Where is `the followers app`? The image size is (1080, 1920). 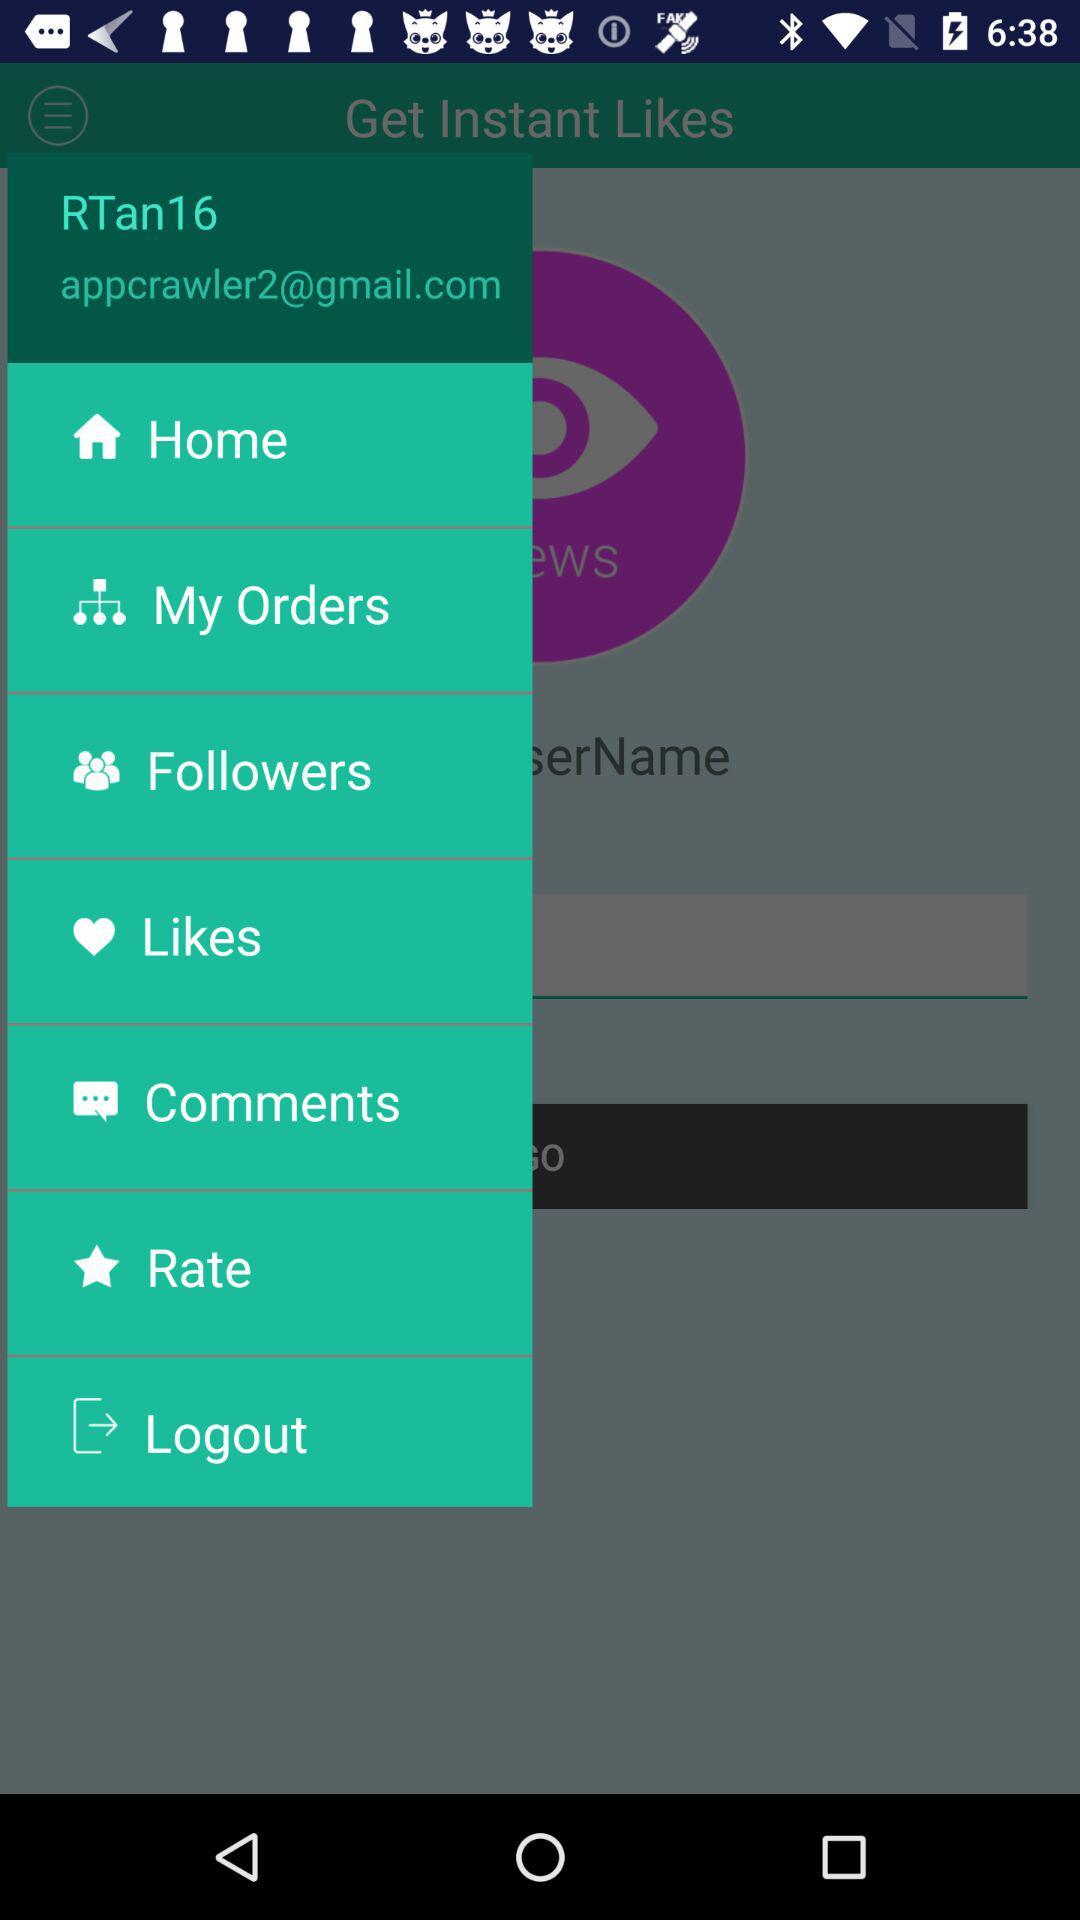 the followers app is located at coordinates (258, 768).